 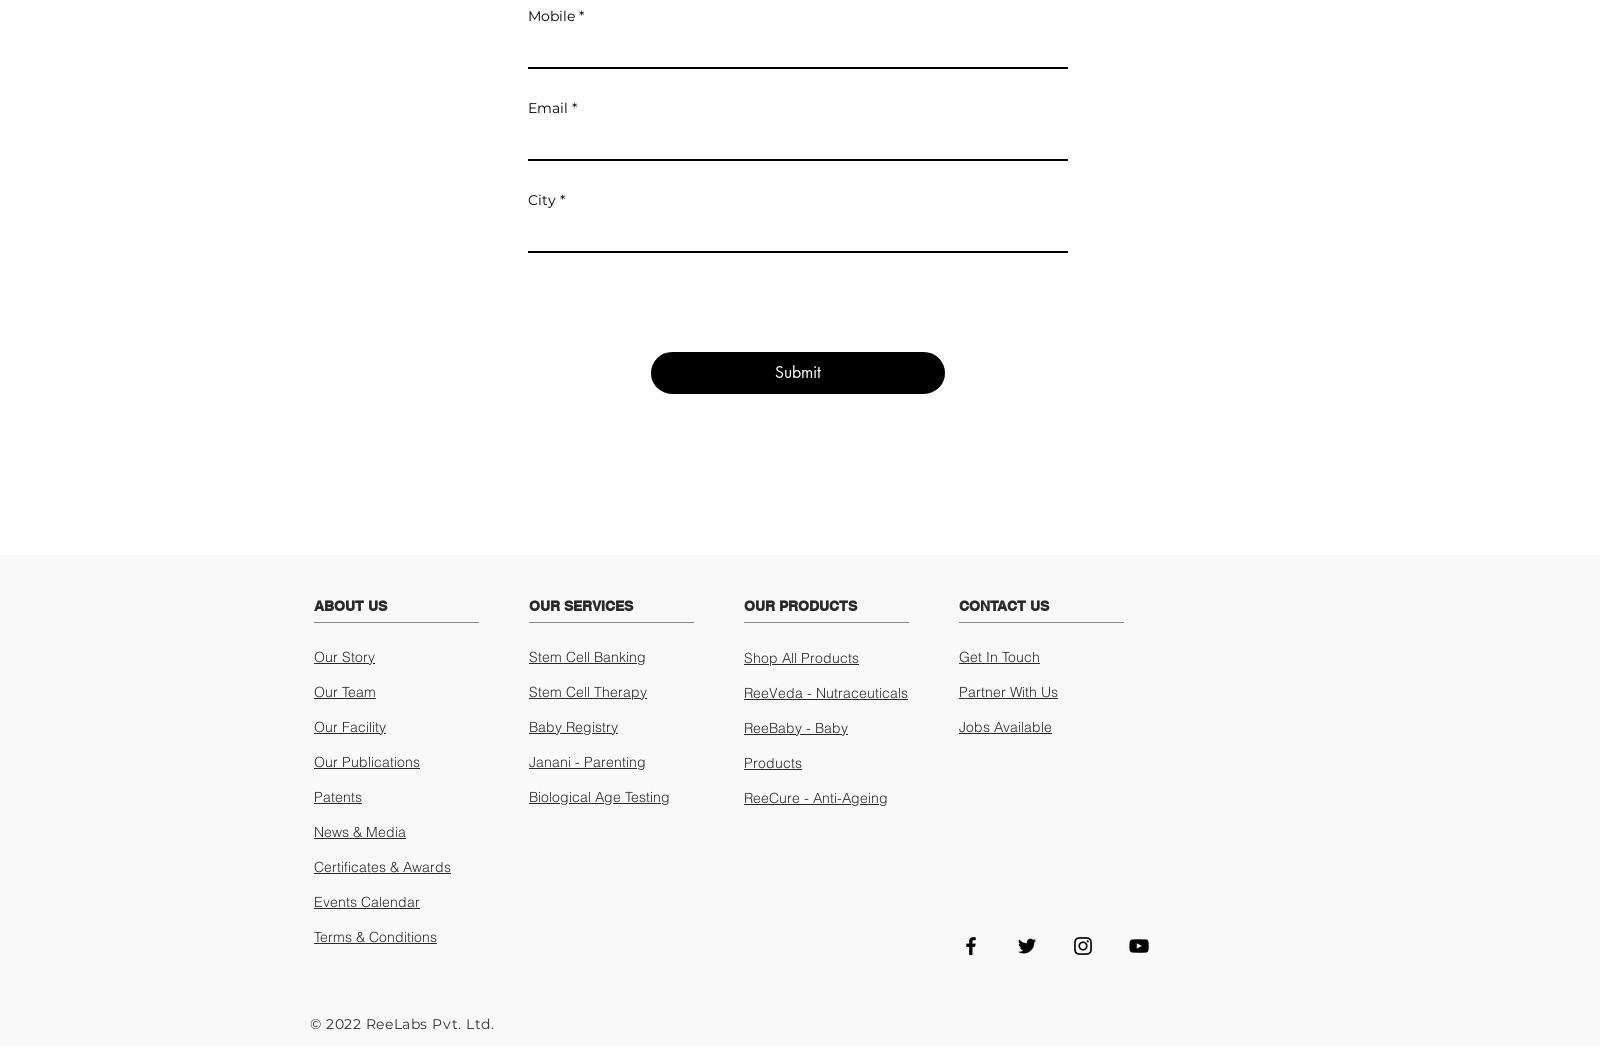 I want to click on 'Mobile', so click(x=550, y=13).